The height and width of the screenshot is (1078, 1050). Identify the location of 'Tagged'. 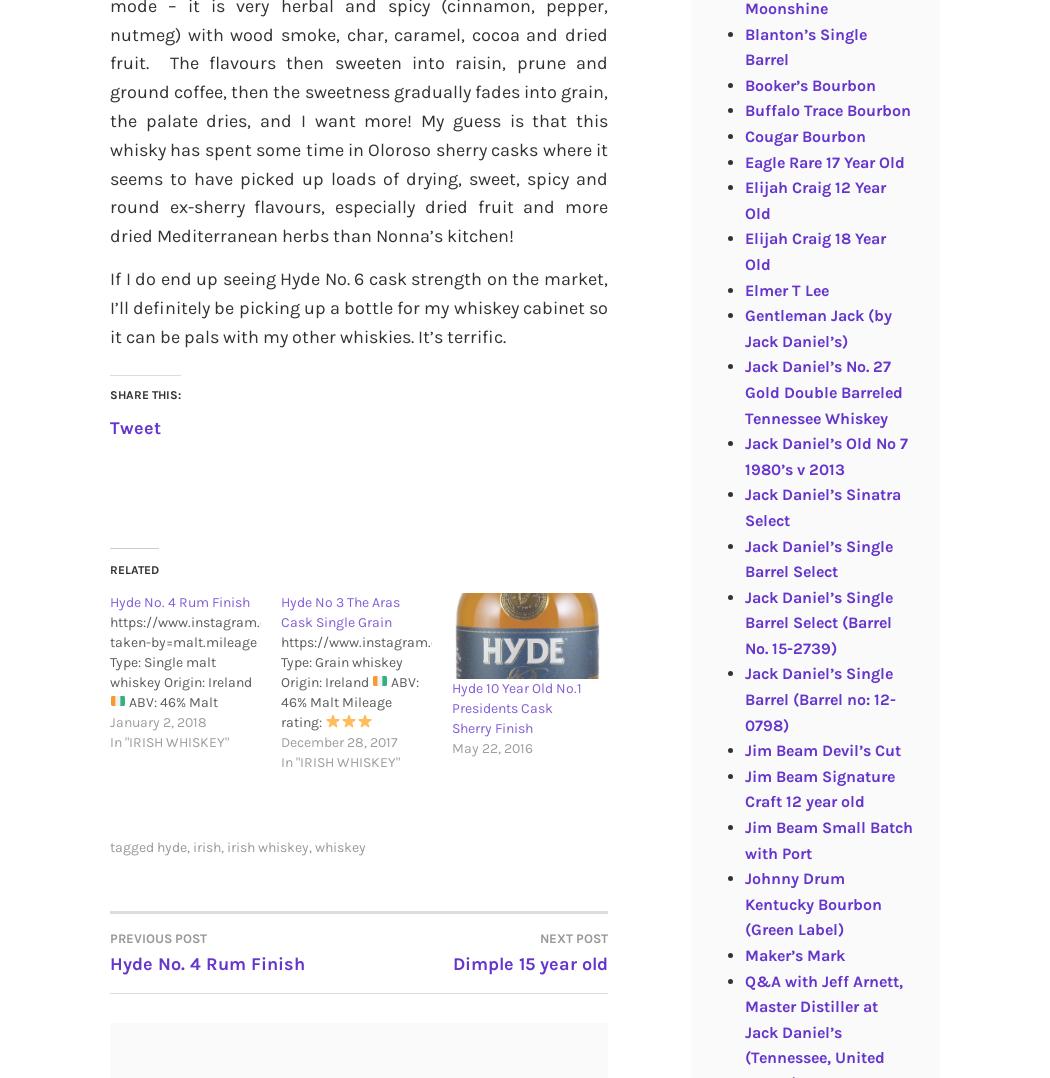
(110, 847).